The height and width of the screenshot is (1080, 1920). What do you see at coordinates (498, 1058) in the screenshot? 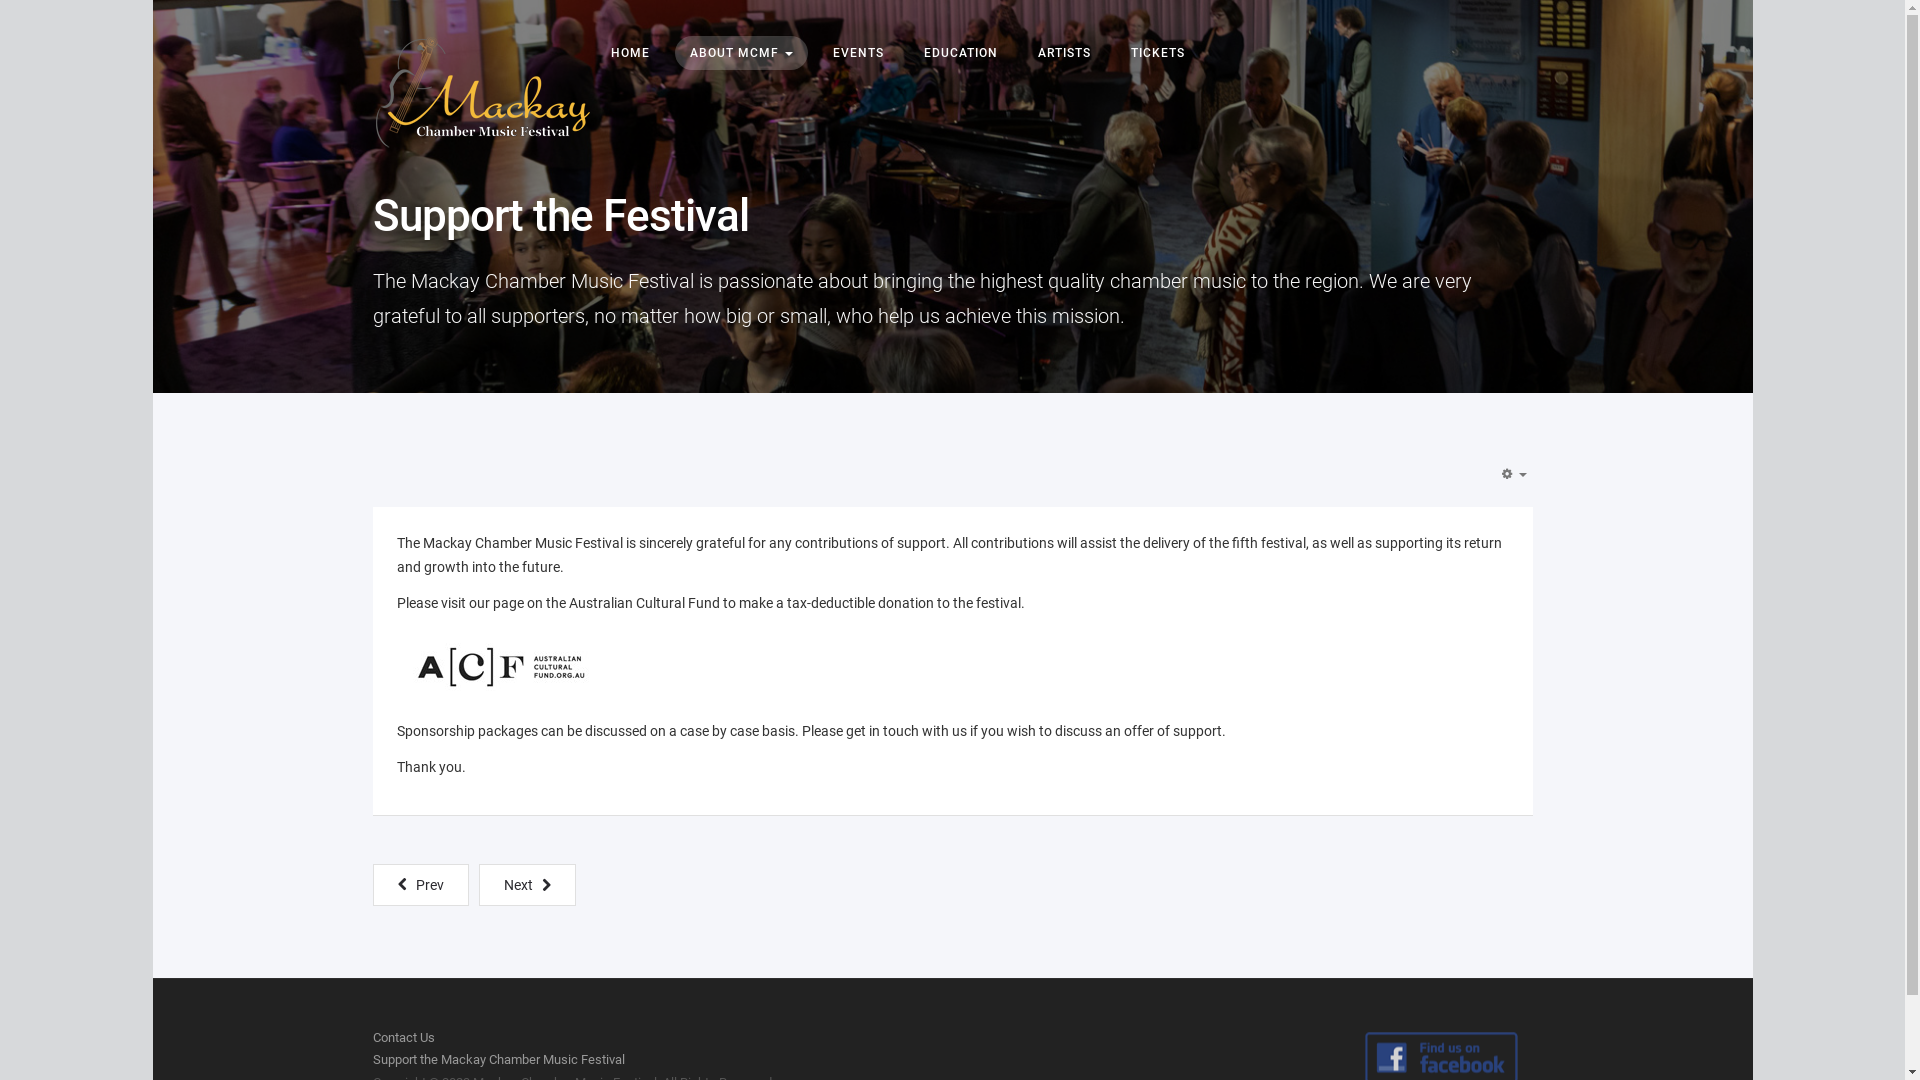
I see `'Support the Mackay Chamber Music Festival'` at bounding box center [498, 1058].